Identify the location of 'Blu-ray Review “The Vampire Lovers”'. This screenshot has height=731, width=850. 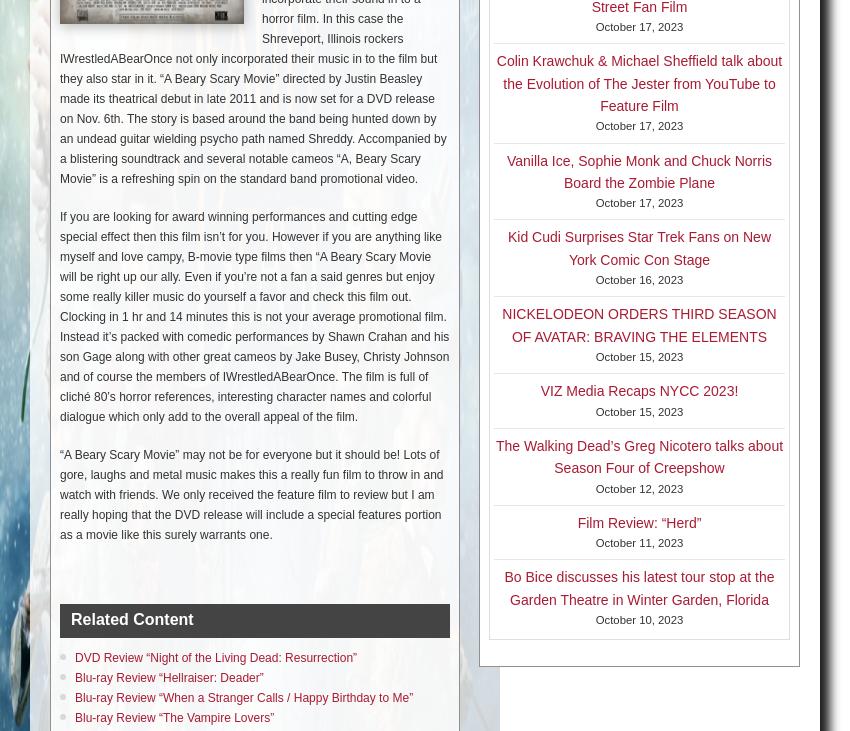
(173, 716).